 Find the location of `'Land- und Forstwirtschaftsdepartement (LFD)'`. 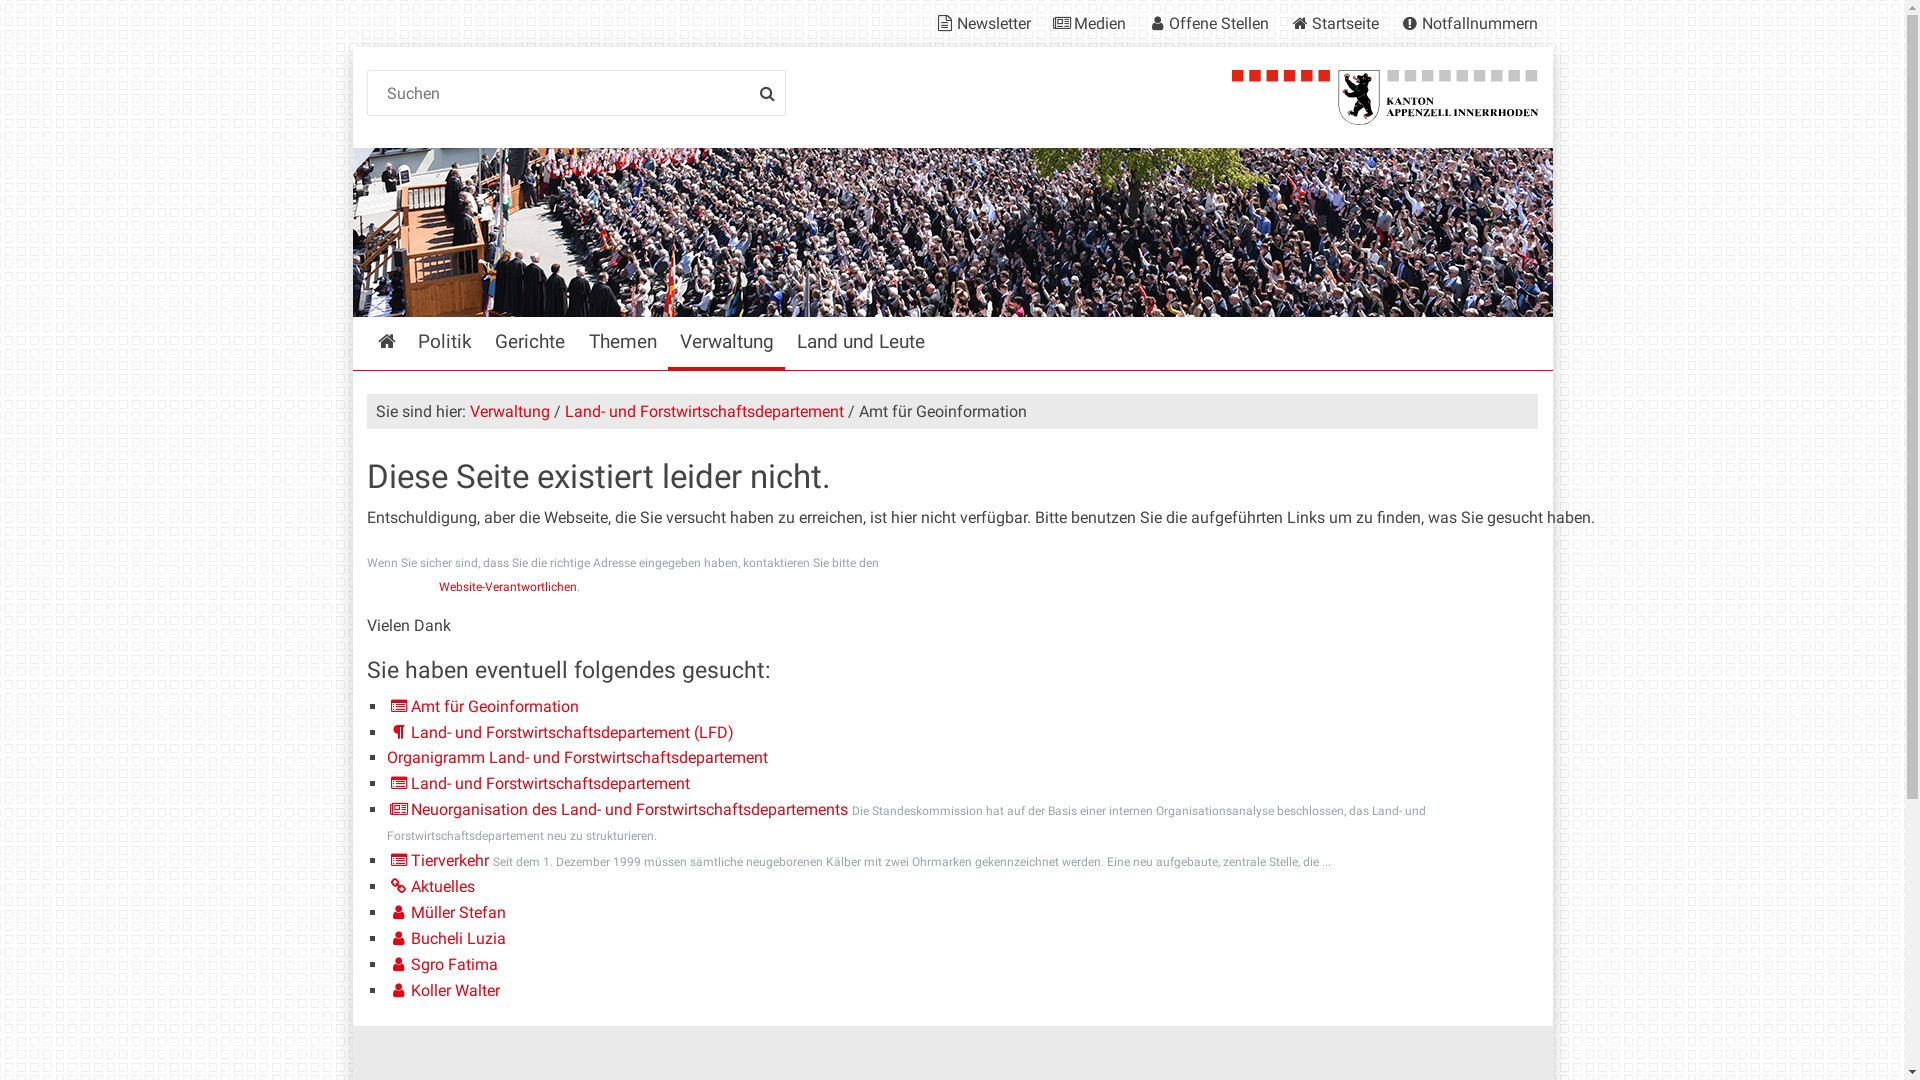

'Land- und Forstwirtschaftsdepartement (LFD)' is located at coordinates (560, 732).